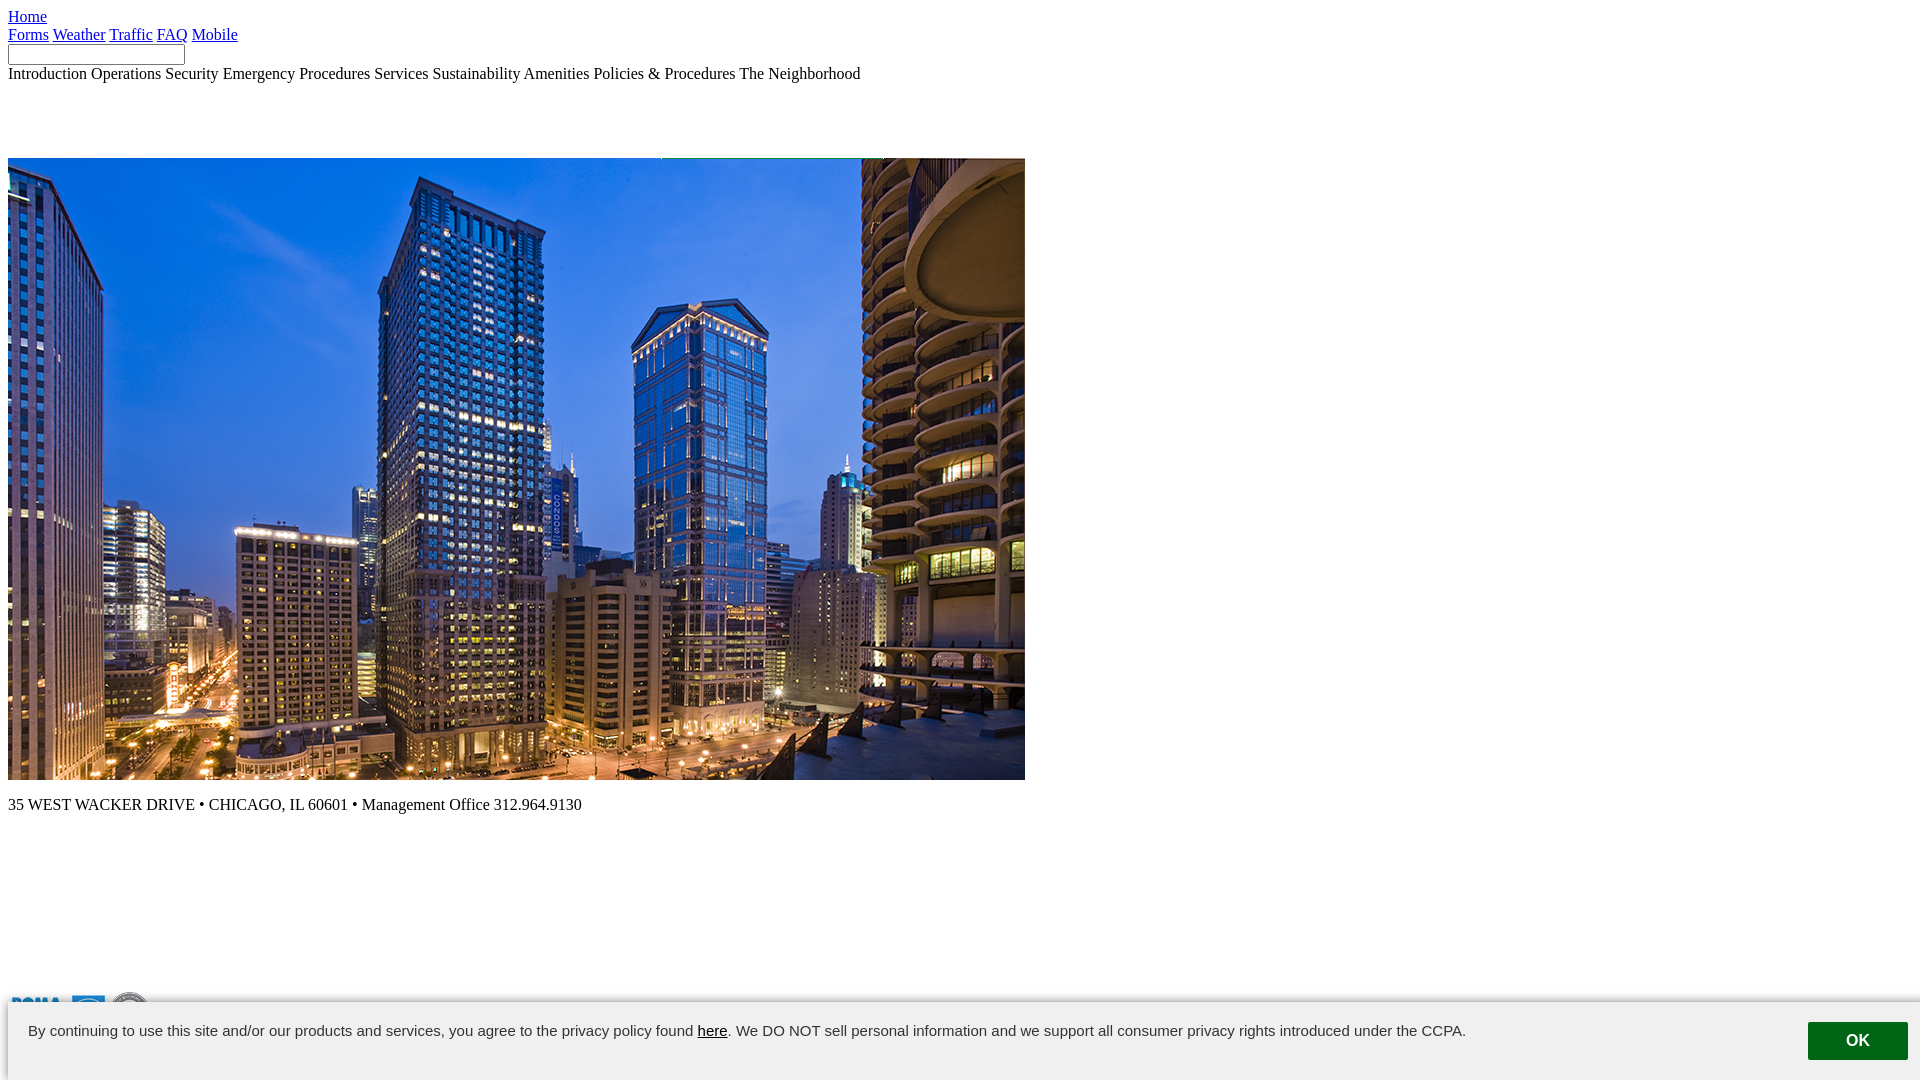  I want to click on 'Forms', so click(28, 34).